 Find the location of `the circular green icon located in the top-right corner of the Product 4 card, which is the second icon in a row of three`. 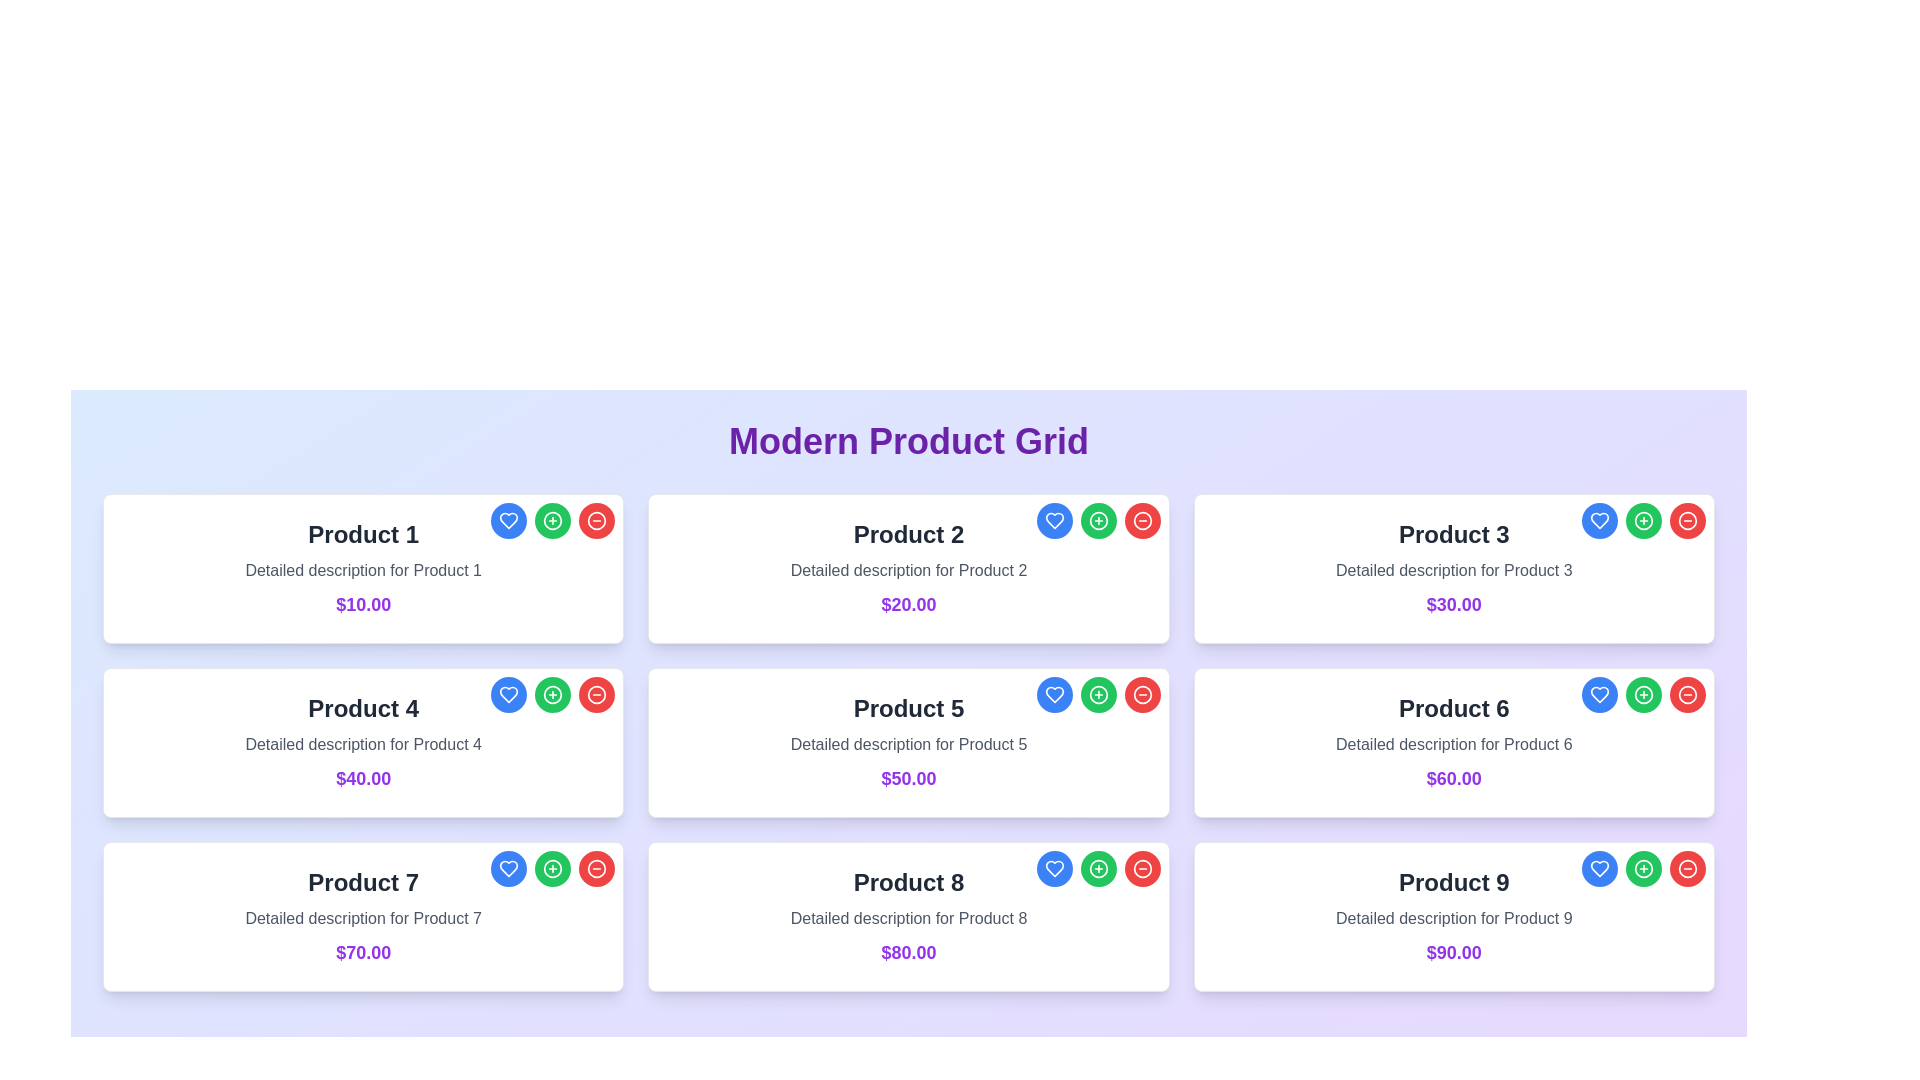

the circular green icon located in the top-right corner of the Product 4 card, which is the second icon in a row of three is located at coordinates (553, 693).